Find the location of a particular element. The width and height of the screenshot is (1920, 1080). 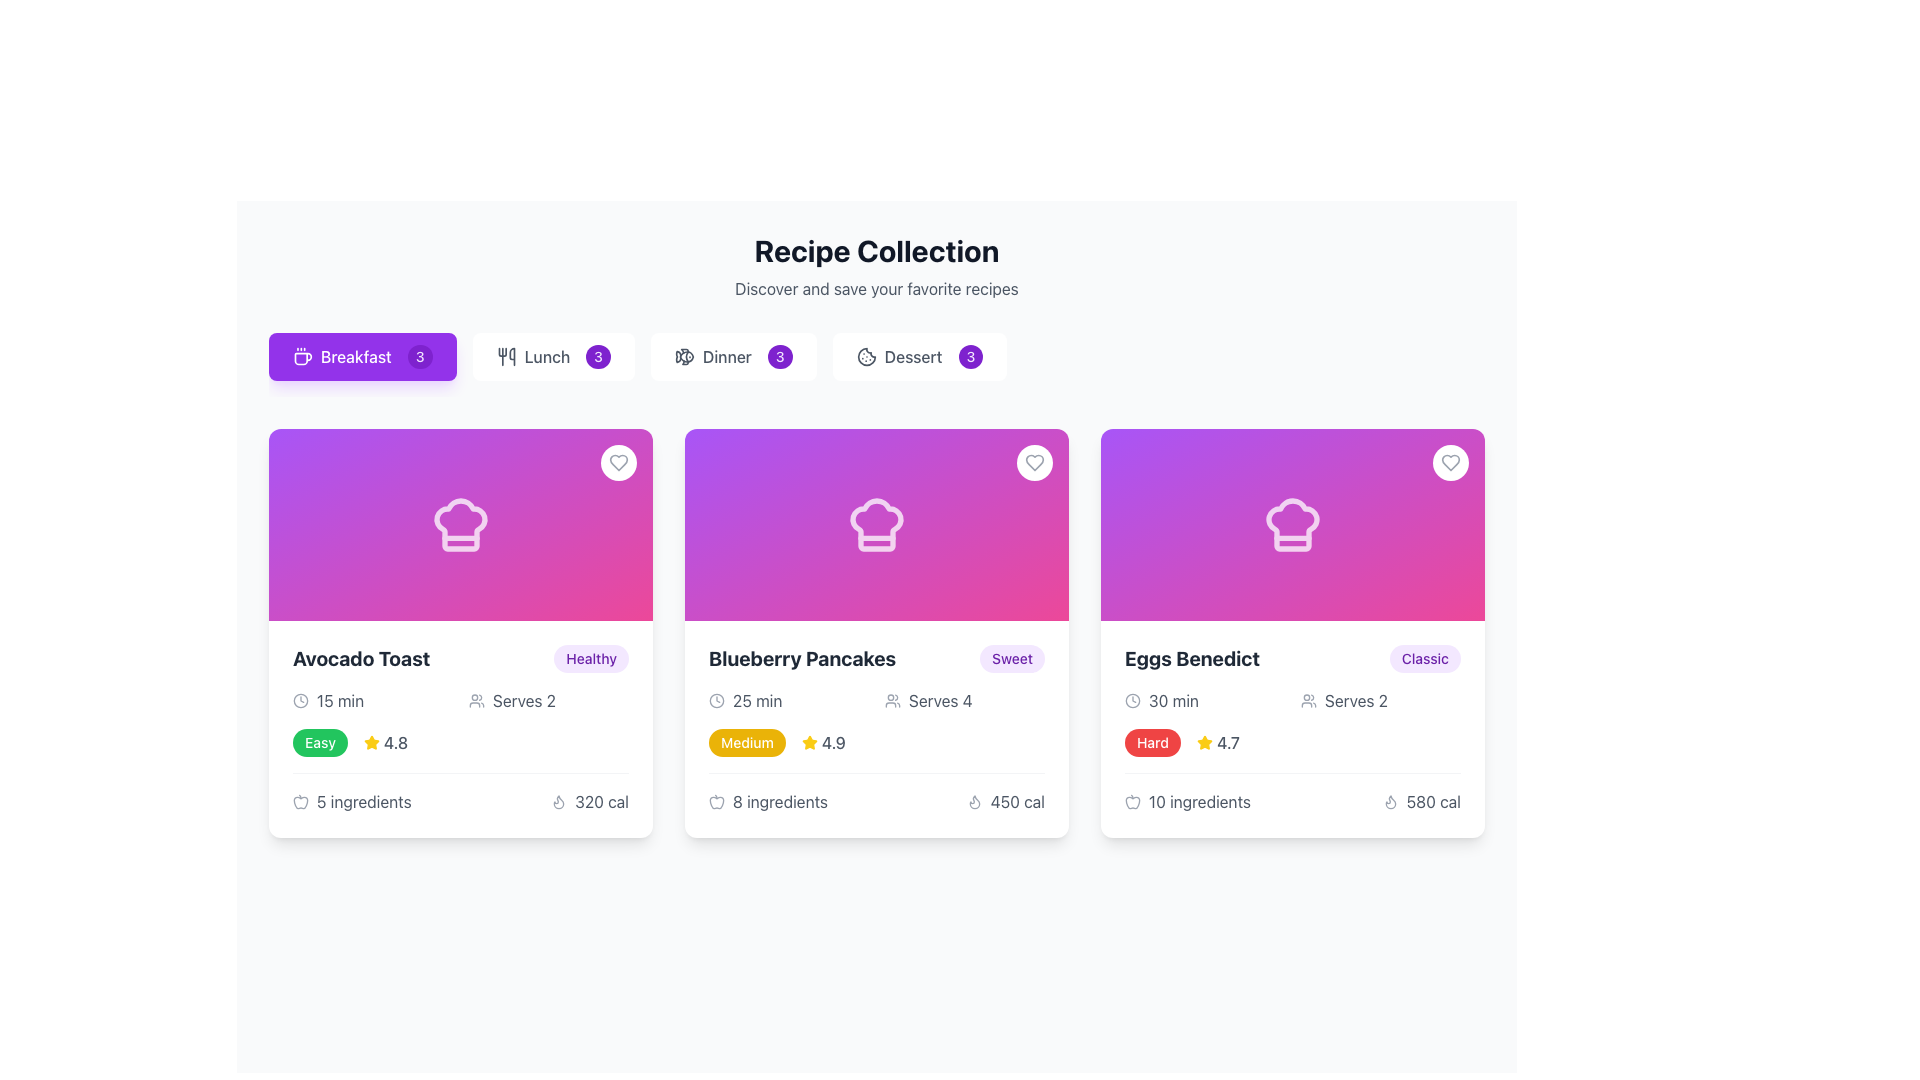

the clock icon that indicates a time duration of '15 min', which is located at the bottom-left corner of the 'Avocado Toast' recipe card is located at coordinates (300, 700).